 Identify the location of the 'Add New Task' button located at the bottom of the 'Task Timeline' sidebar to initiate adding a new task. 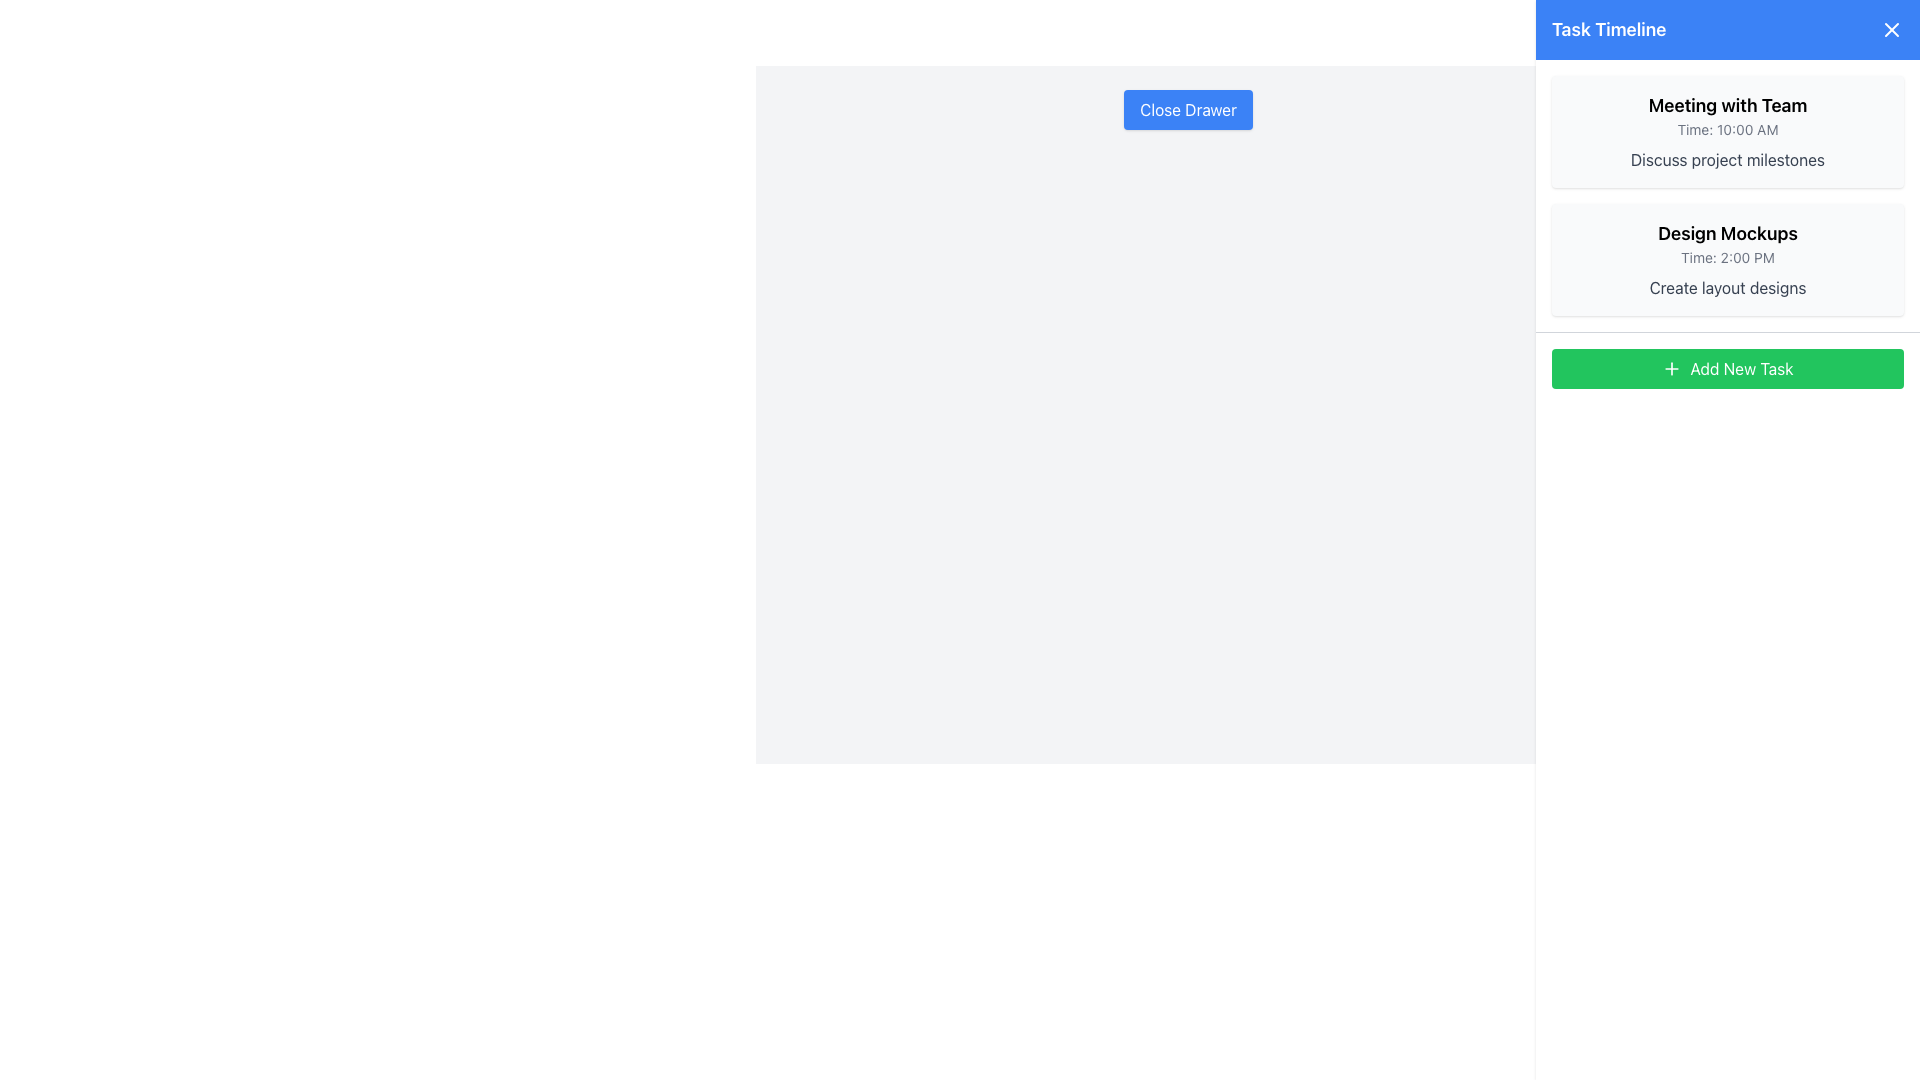
(1727, 369).